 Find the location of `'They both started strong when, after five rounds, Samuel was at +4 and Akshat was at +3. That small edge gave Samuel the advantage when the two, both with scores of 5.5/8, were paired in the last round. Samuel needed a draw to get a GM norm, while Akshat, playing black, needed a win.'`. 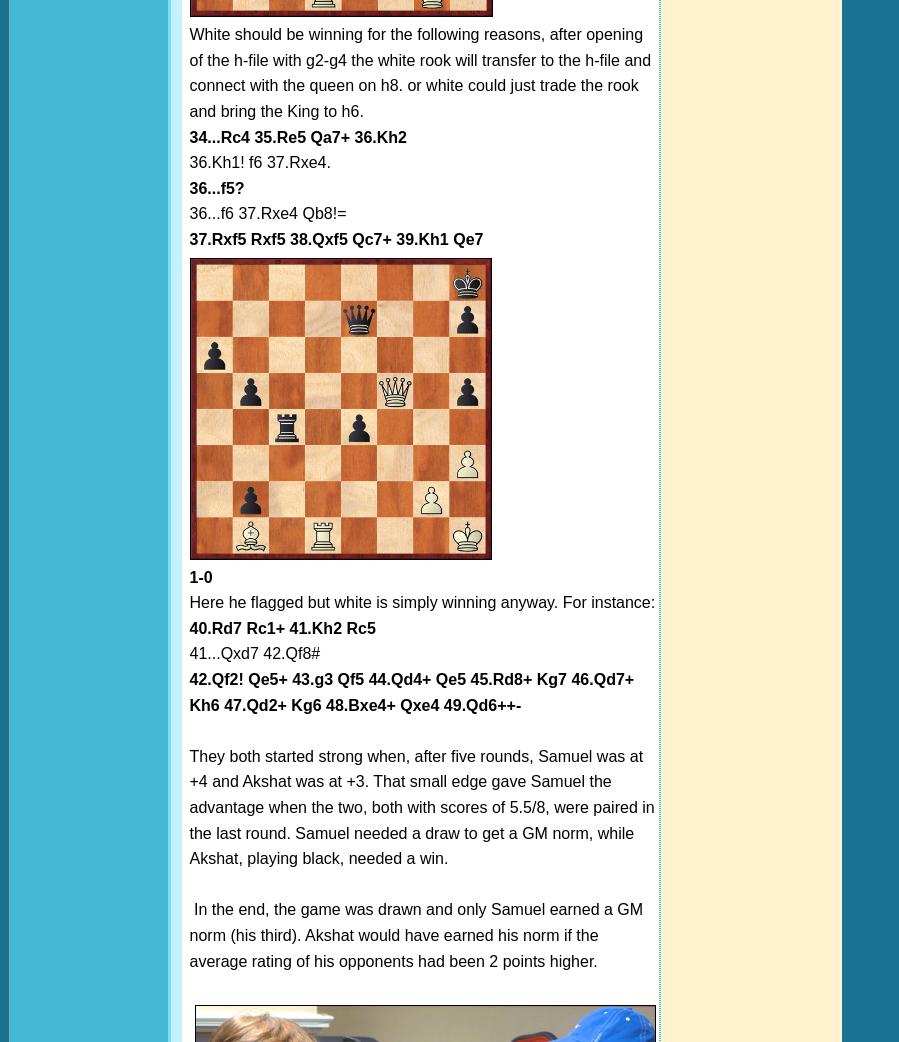

'They both started strong when, after five rounds, Samuel was at +4 and Akshat was at +3. That small edge gave Samuel the advantage when the two, both with scores of 5.5/8, were paired in the last round. Samuel needed a draw to get a GM norm, while Akshat, playing black, needed a win.' is located at coordinates (420, 807).